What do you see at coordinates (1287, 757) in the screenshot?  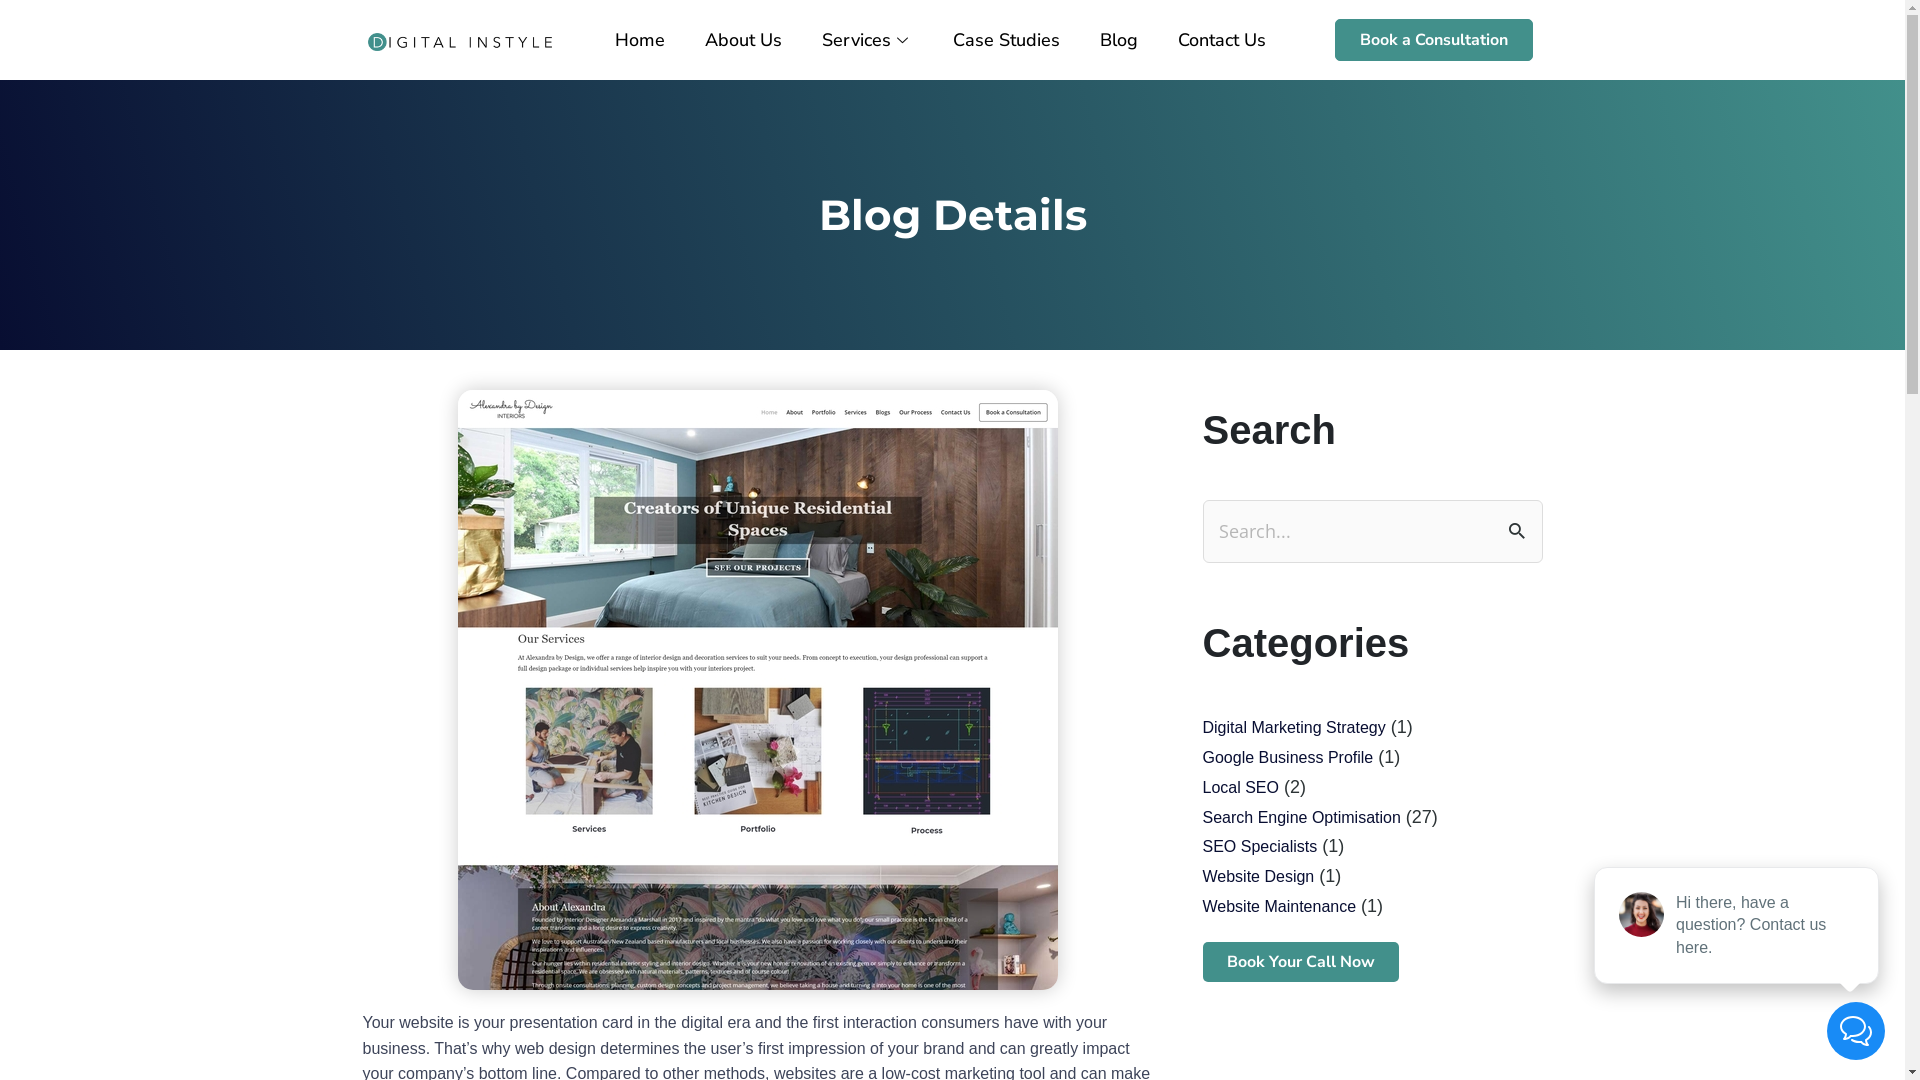 I see `'Google Business Profile'` at bounding box center [1287, 757].